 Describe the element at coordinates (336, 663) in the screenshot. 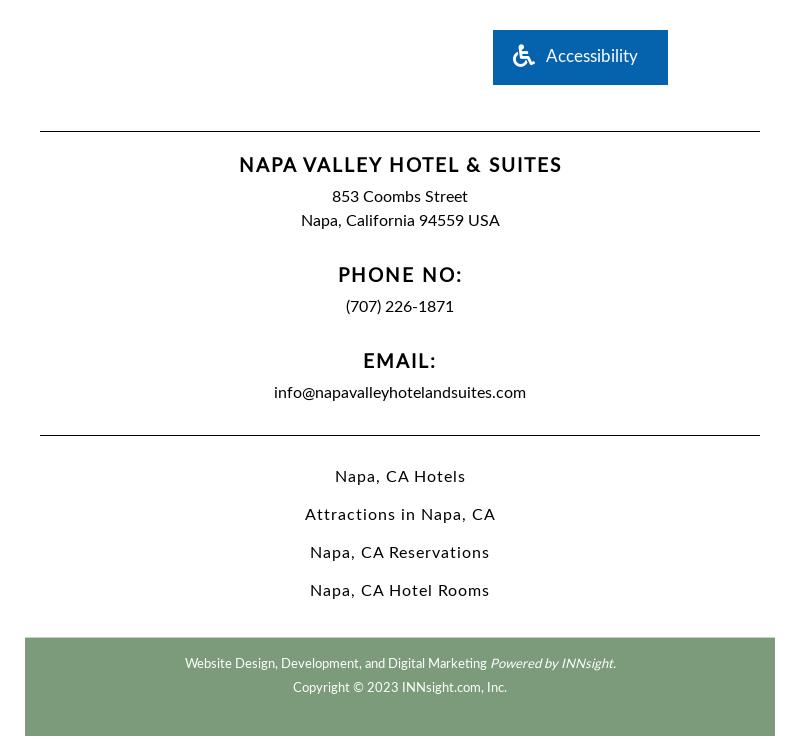

I see `'Website Design, Development, and Digital Marketing'` at that location.